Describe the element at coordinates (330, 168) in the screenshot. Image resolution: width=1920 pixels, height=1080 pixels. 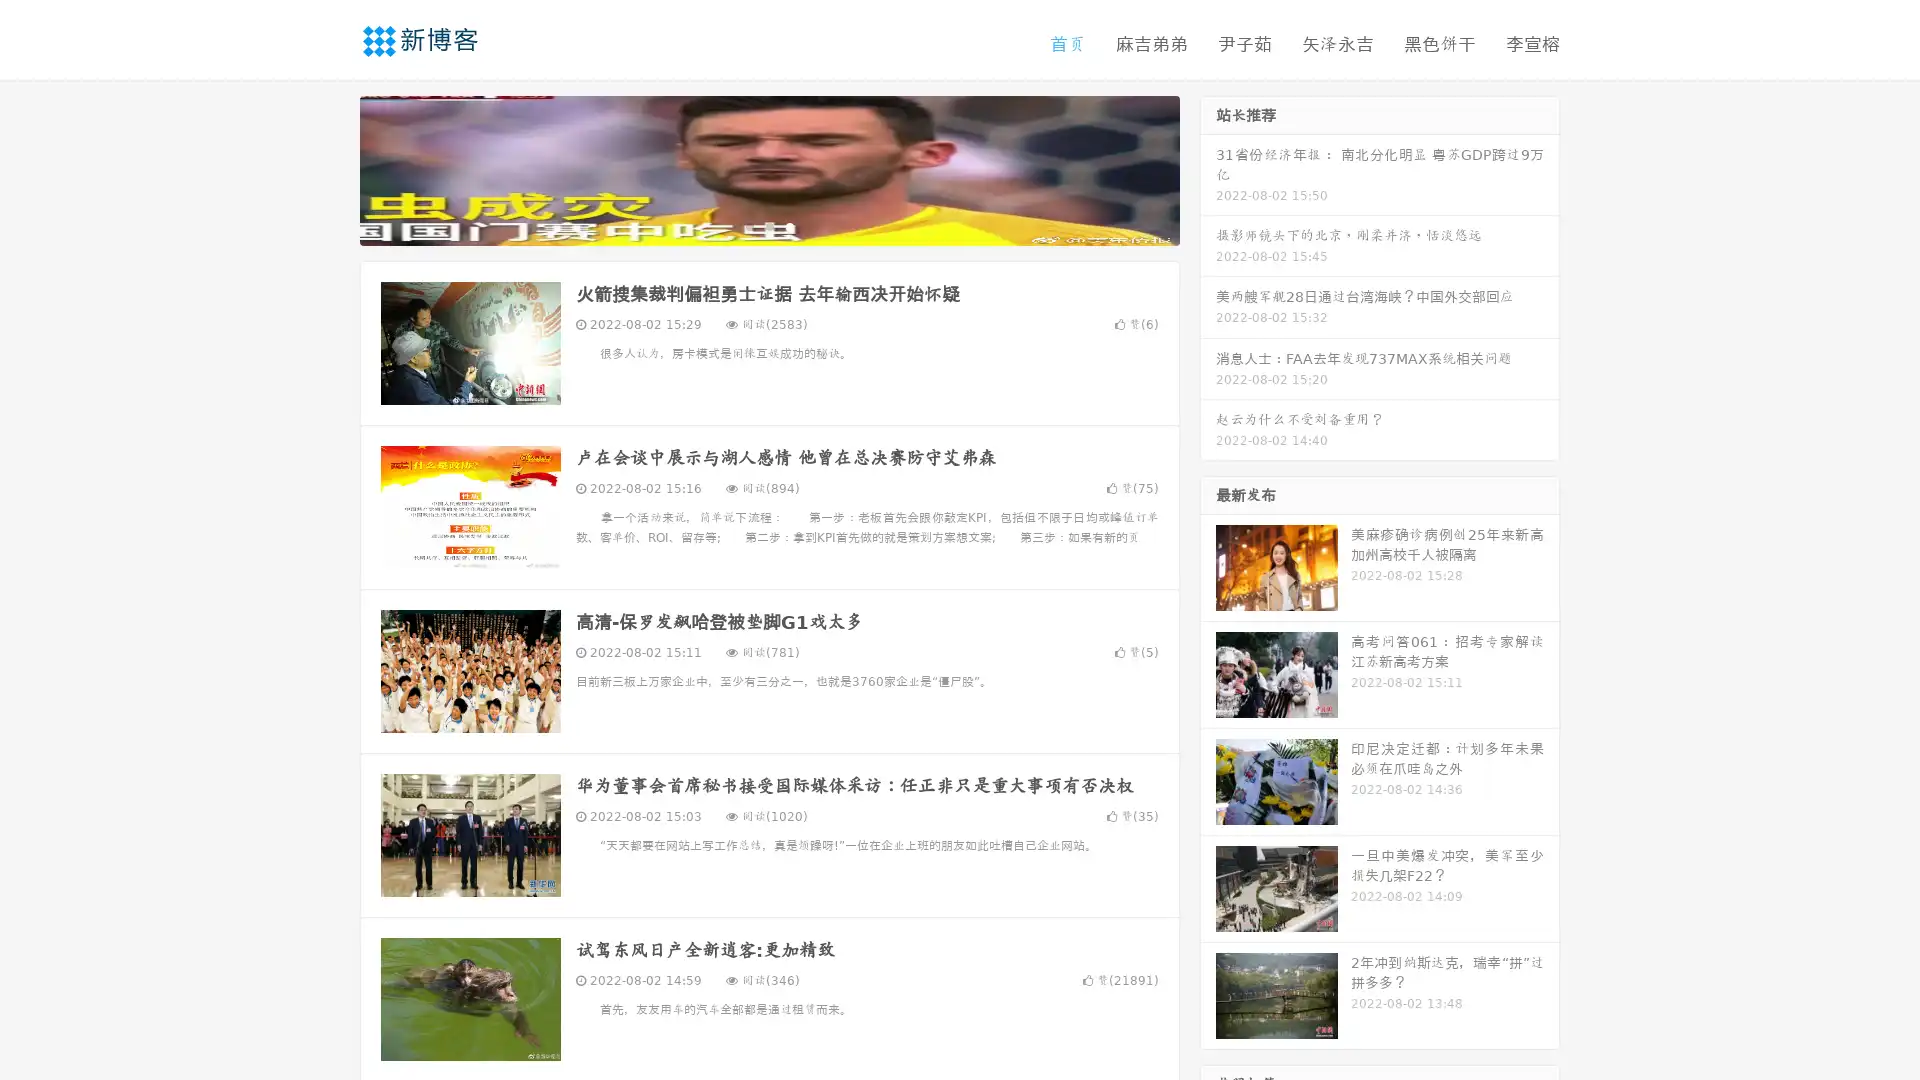
I see `Previous slide` at that location.